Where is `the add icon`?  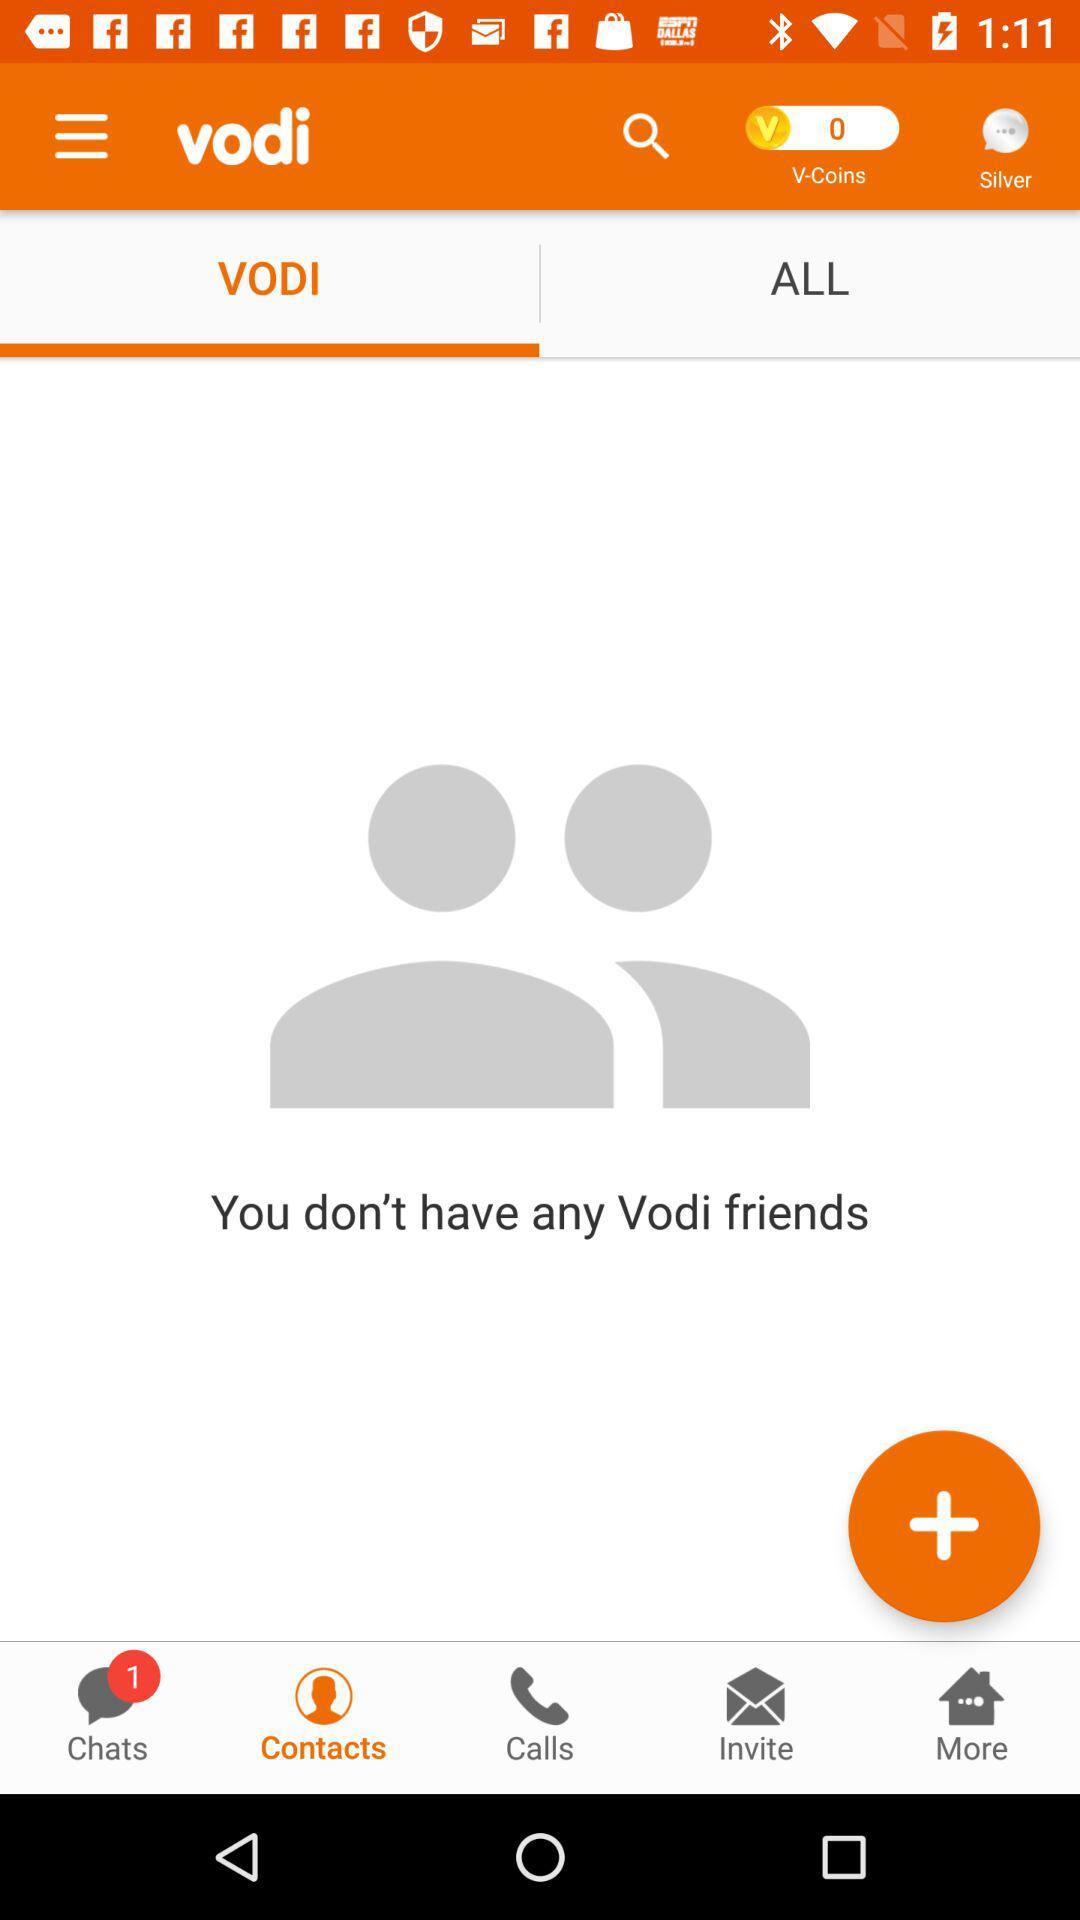 the add icon is located at coordinates (944, 1525).